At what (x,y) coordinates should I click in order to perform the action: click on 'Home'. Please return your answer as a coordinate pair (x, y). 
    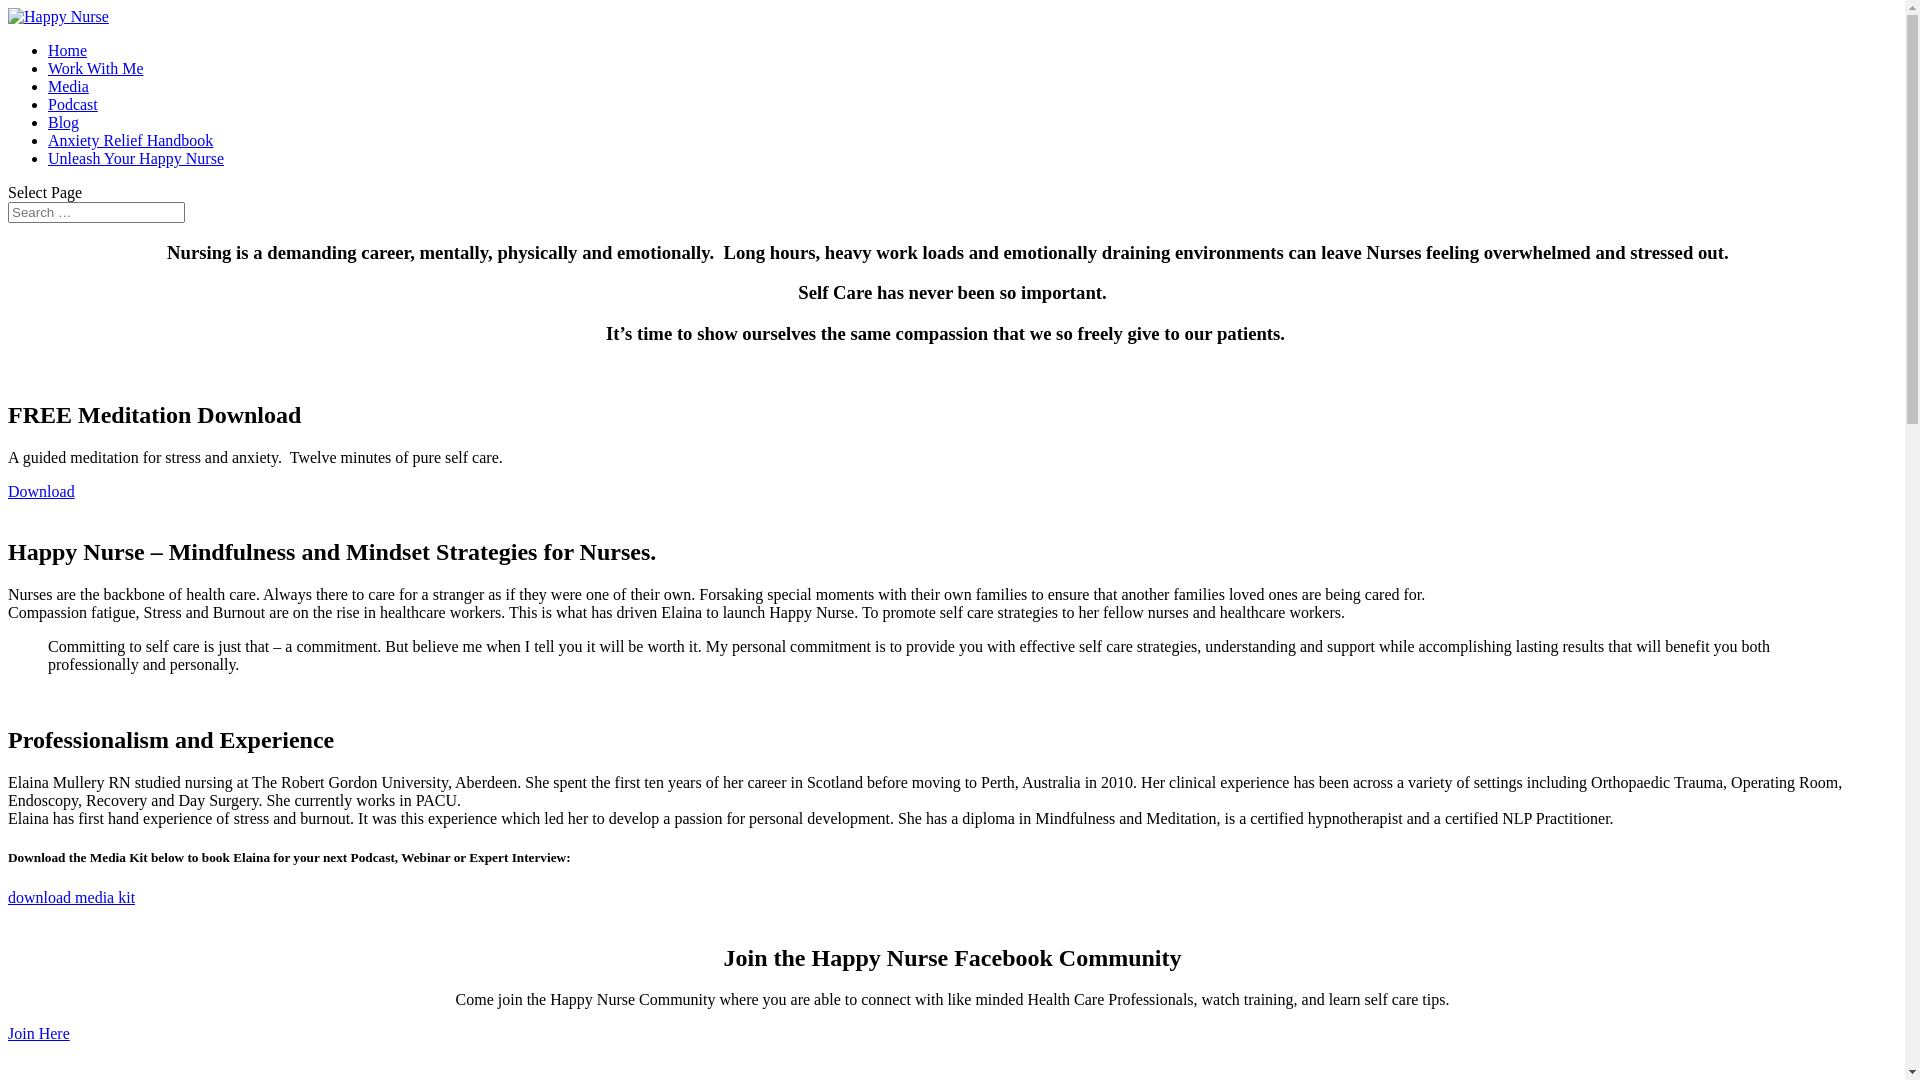
    Looking at the image, I should click on (48, 49).